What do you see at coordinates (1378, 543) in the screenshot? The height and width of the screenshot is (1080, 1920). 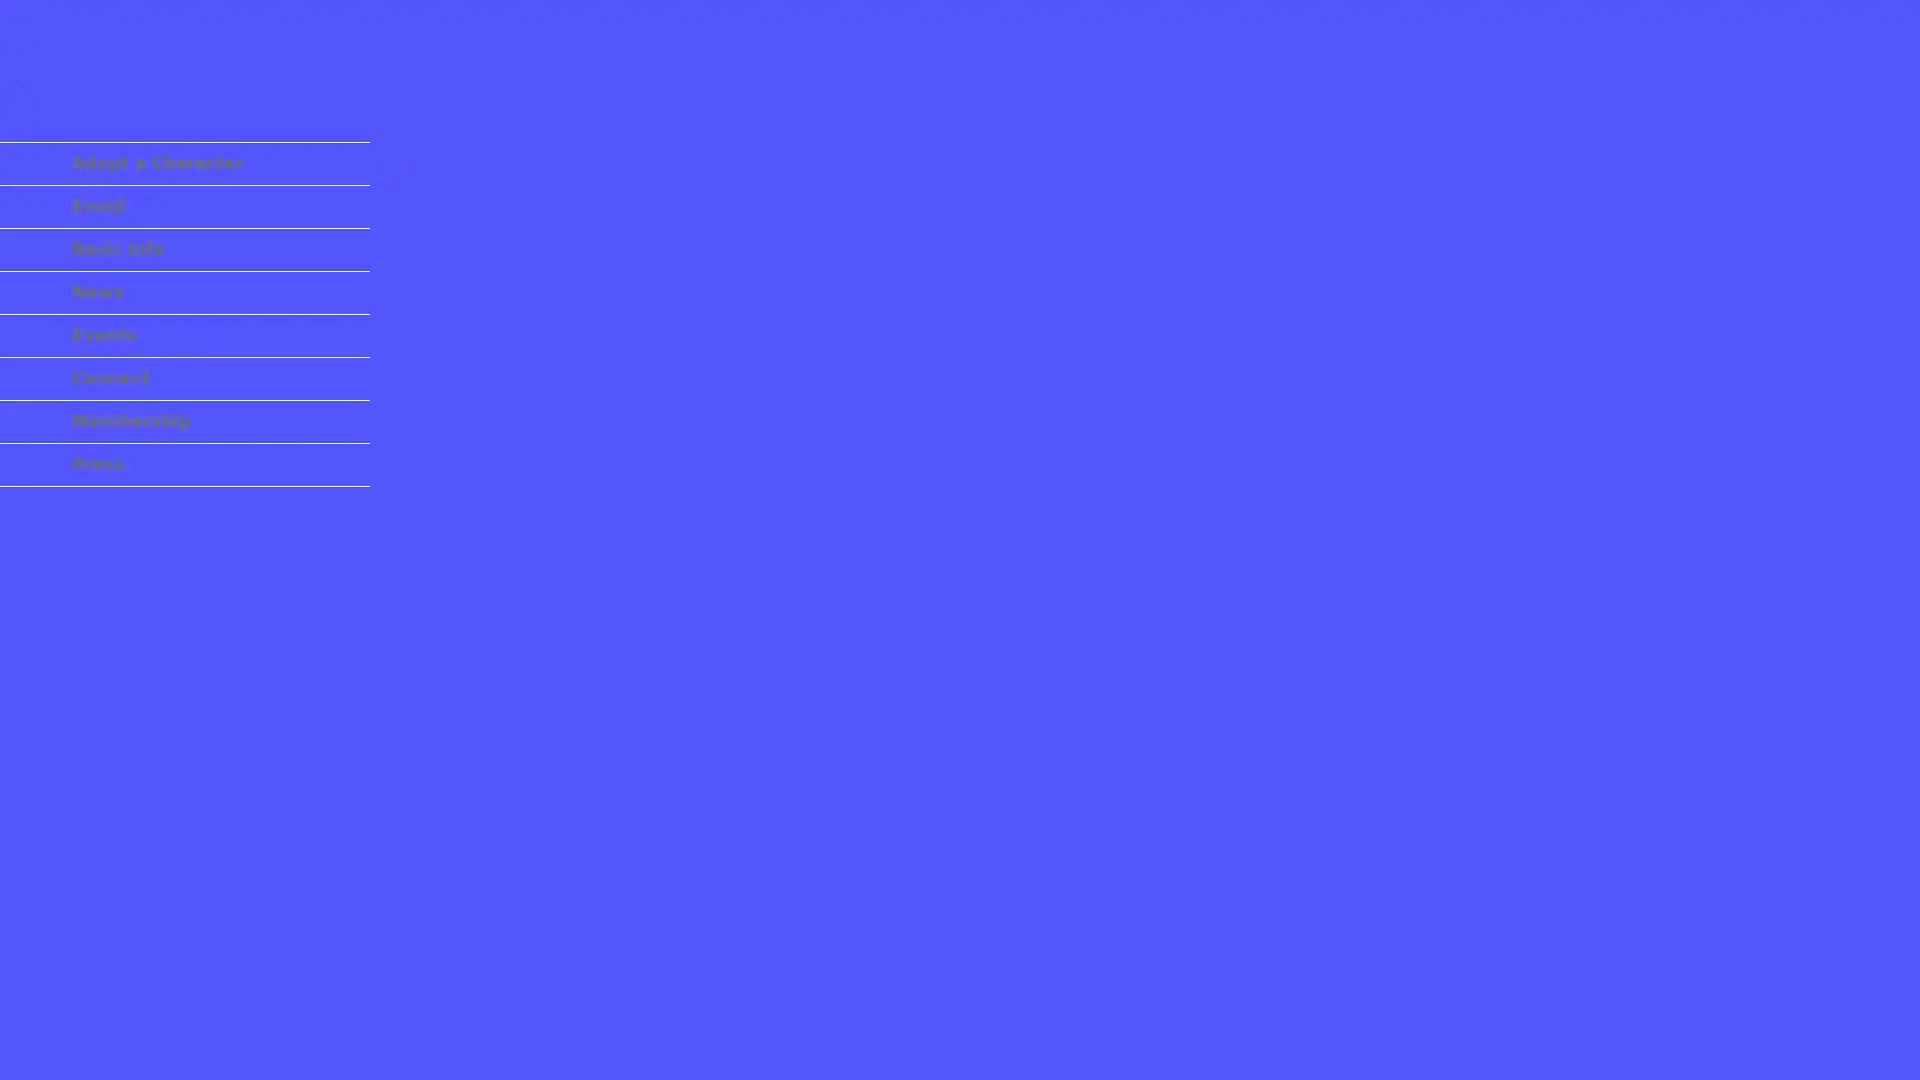 I see `U+0C24` at bounding box center [1378, 543].